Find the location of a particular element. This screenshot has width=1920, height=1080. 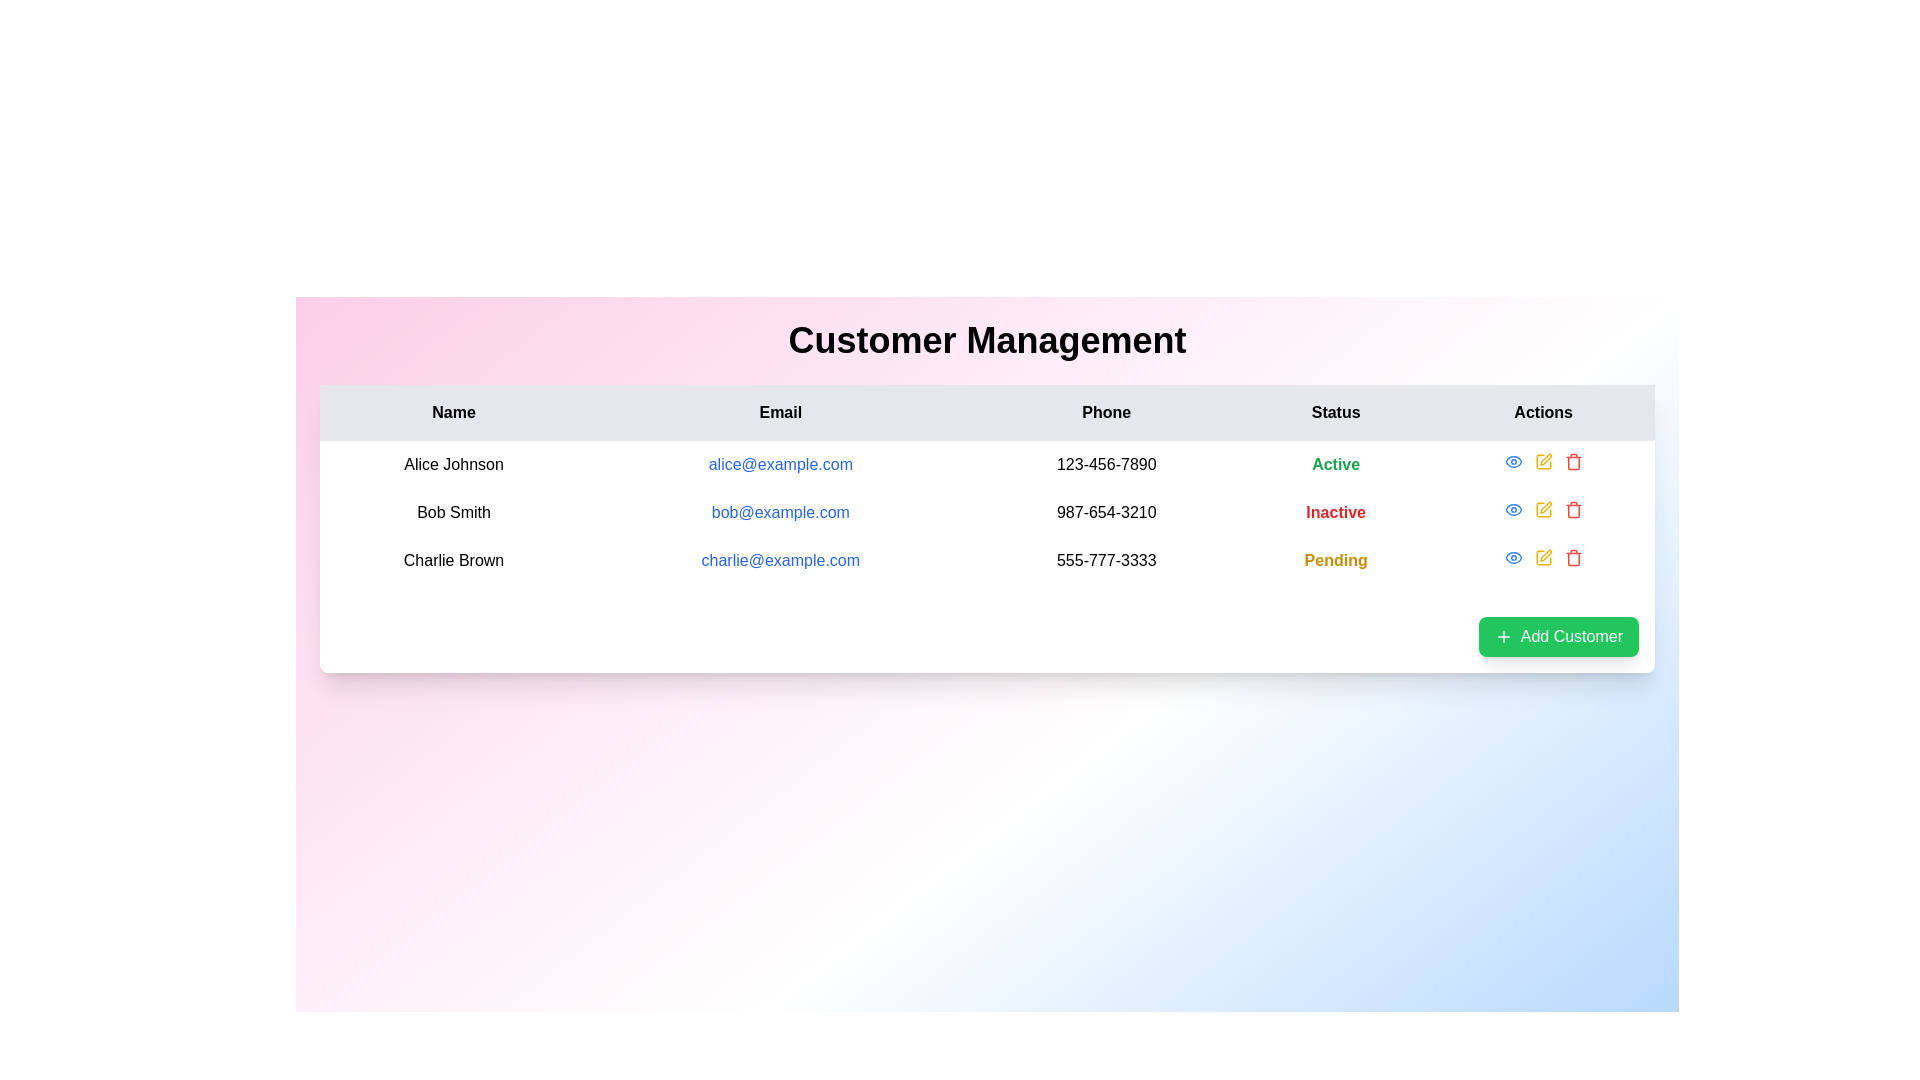

the text label displaying 'Charlie Brown' in the 'Name' column of the third row of the table is located at coordinates (453, 560).